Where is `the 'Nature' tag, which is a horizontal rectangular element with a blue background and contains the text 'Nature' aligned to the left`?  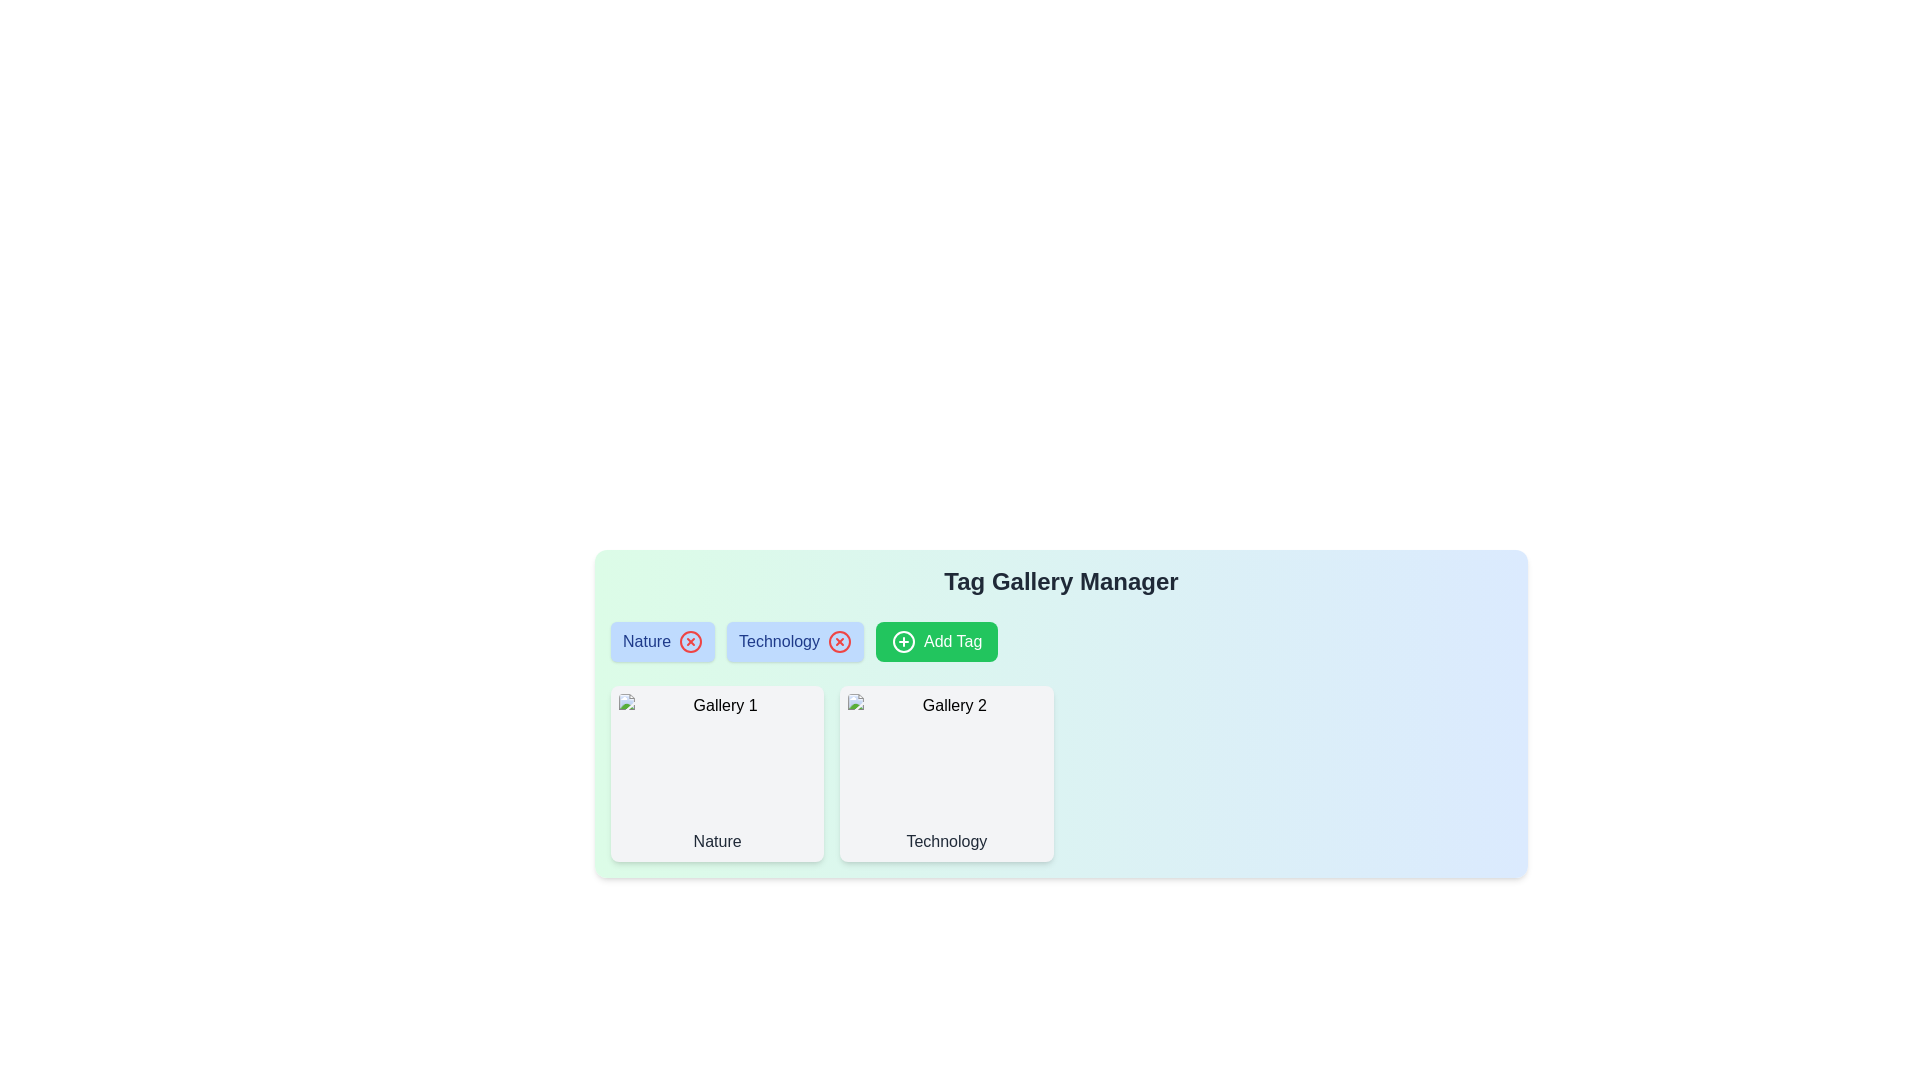 the 'Nature' tag, which is a horizontal rectangular element with a blue background and contains the text 'Nature' aligned to the left is located at coordinates (662, 641).